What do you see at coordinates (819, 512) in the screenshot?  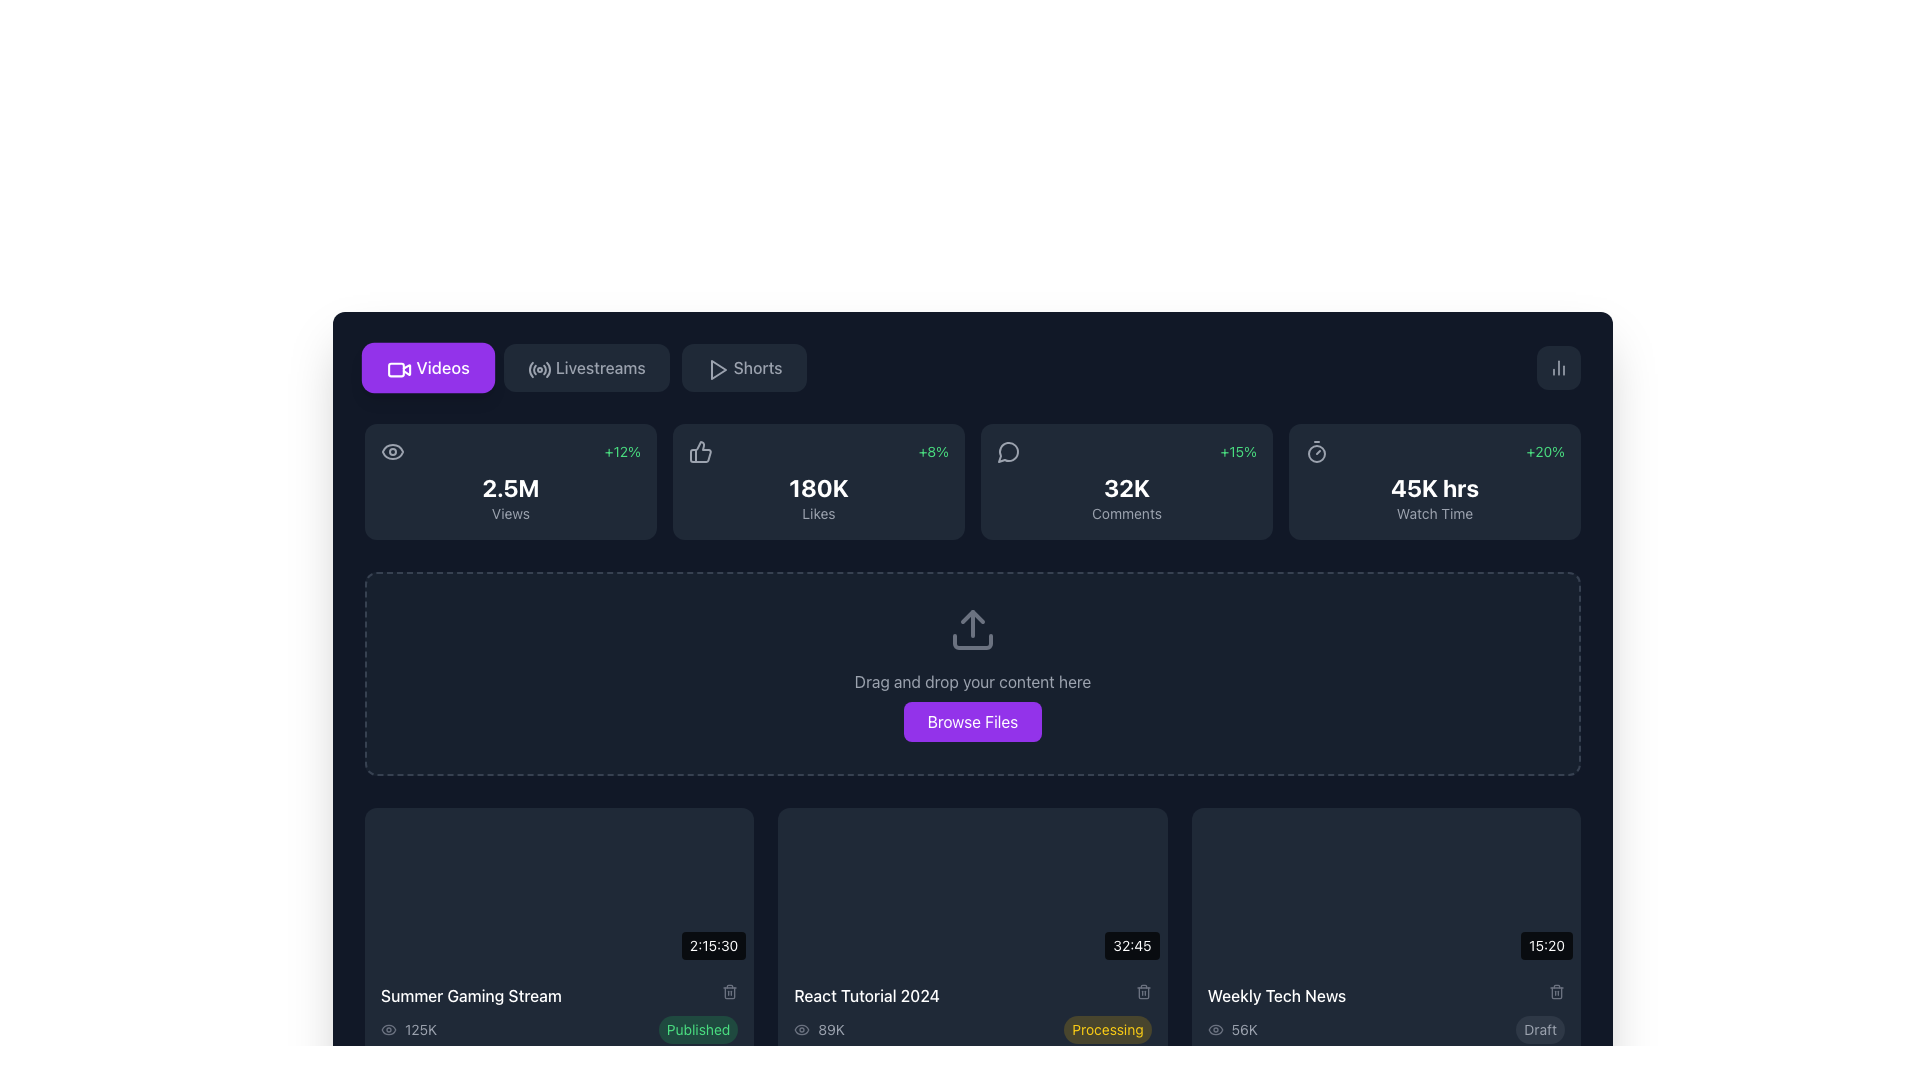 I see `the 'Likes' text label, which is styled in small gray font and positioned centrally below the larger bold white text '180K' within a dark background panel displaying statistics` at bounding box center [819, 512].